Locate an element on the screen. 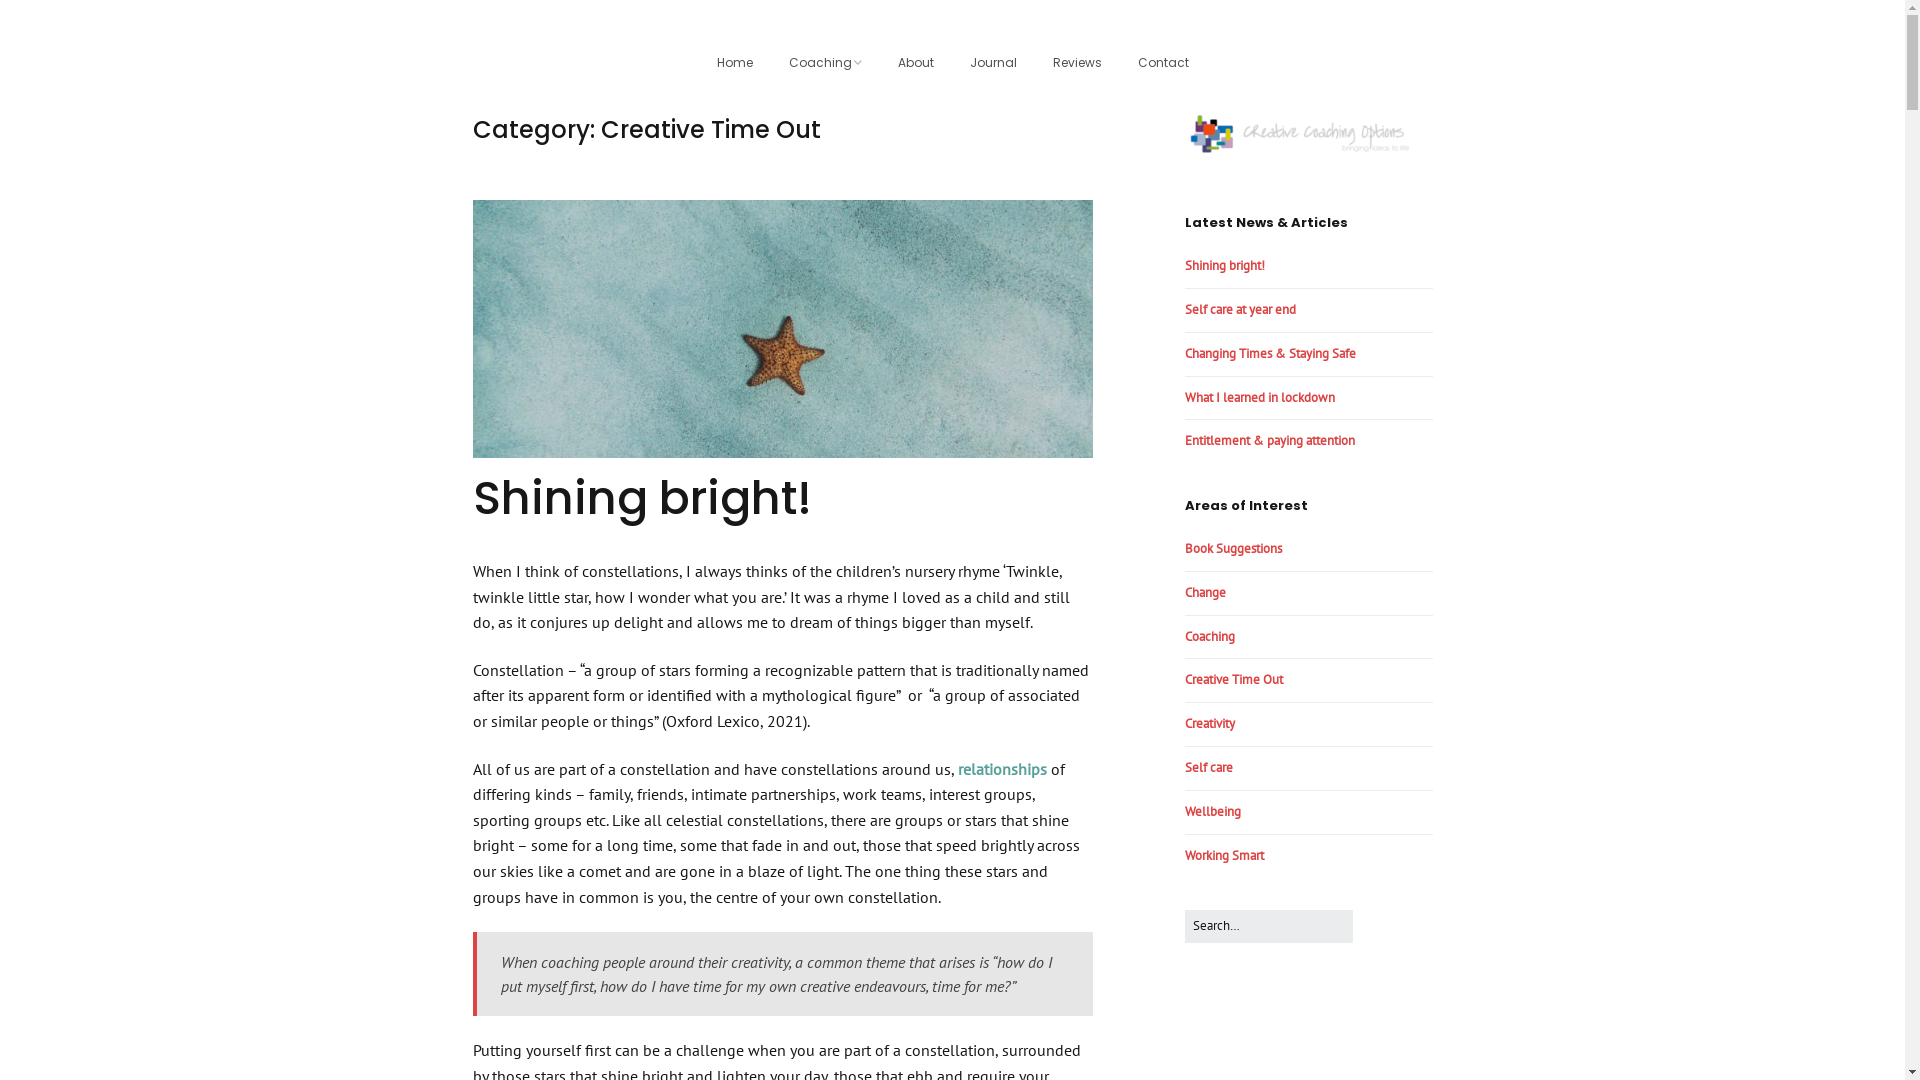 The width and height of the screenshot is (1920, 1080). 'Contact' is located at coordinates (1163, 62).